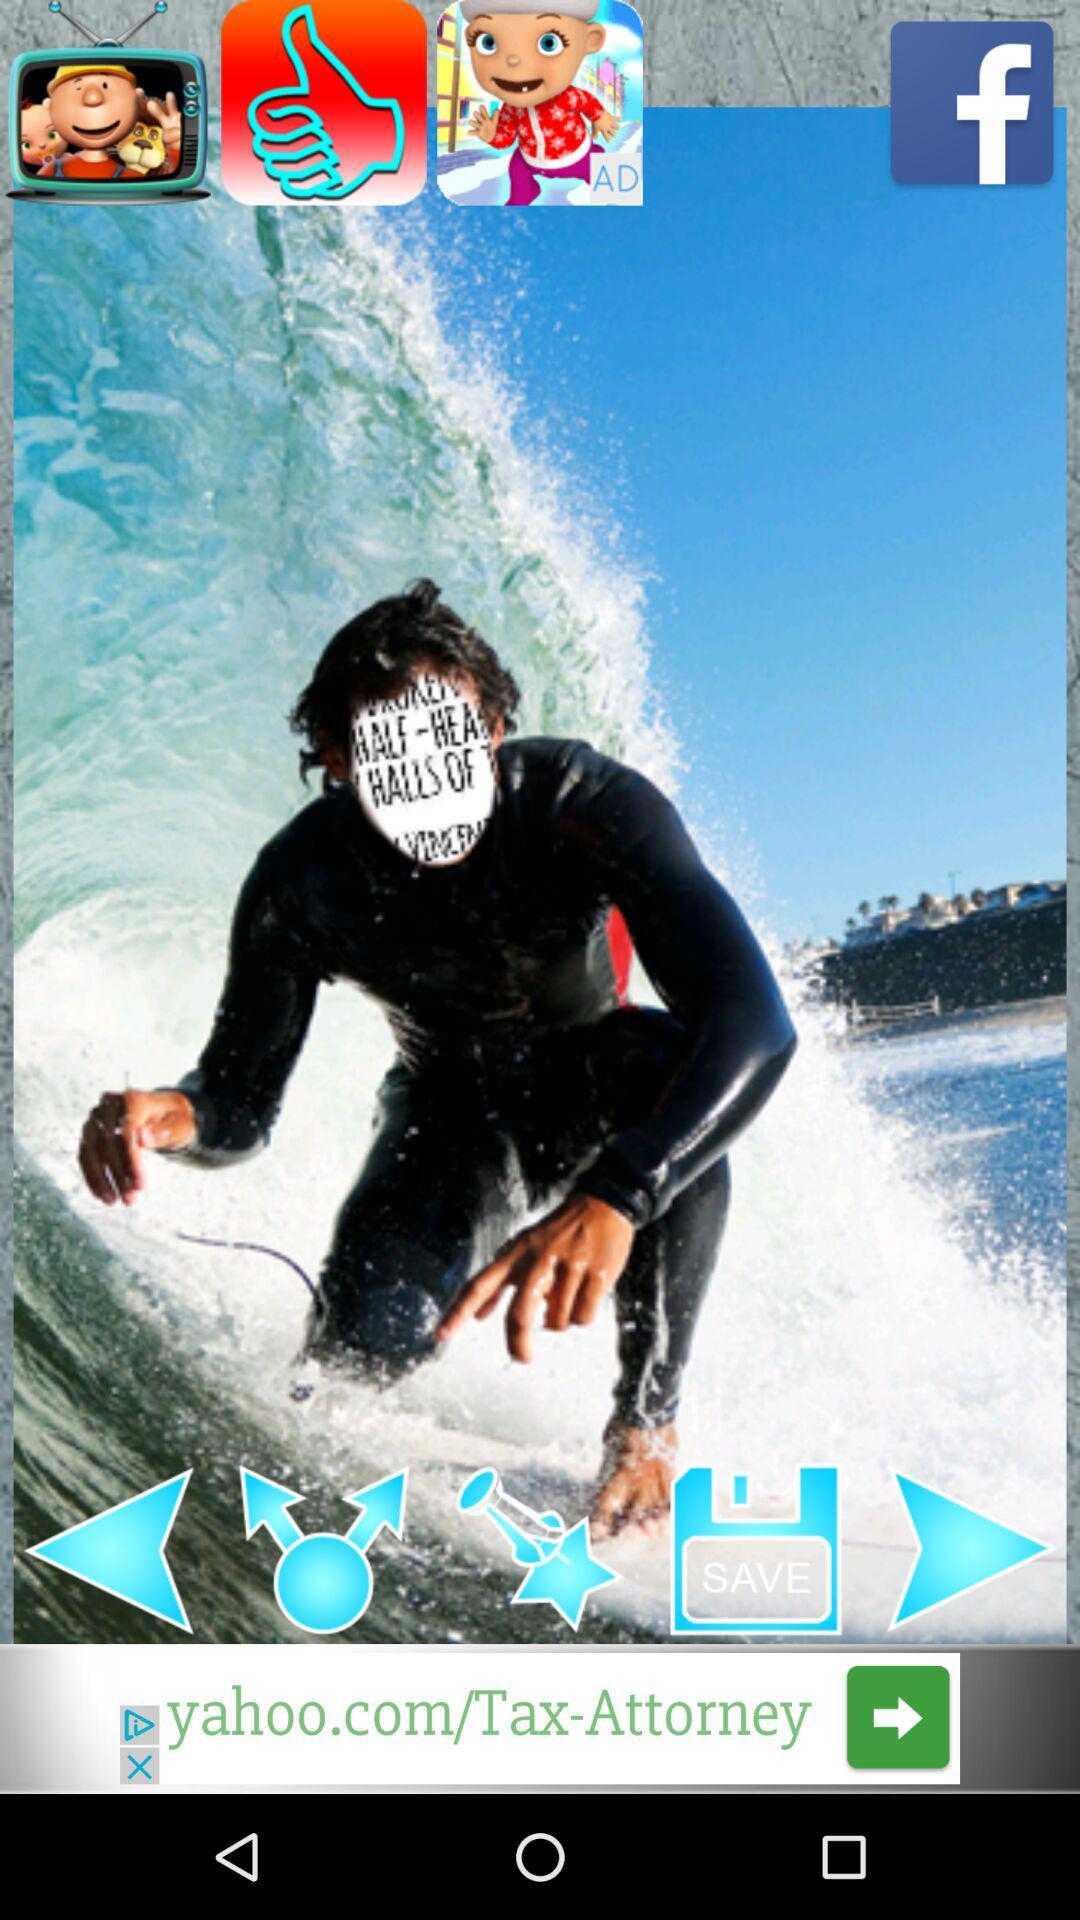 Image resolution: width=1080 pixels, height=1920 pixels. I want to click on share to facebook, so click(971, 101).